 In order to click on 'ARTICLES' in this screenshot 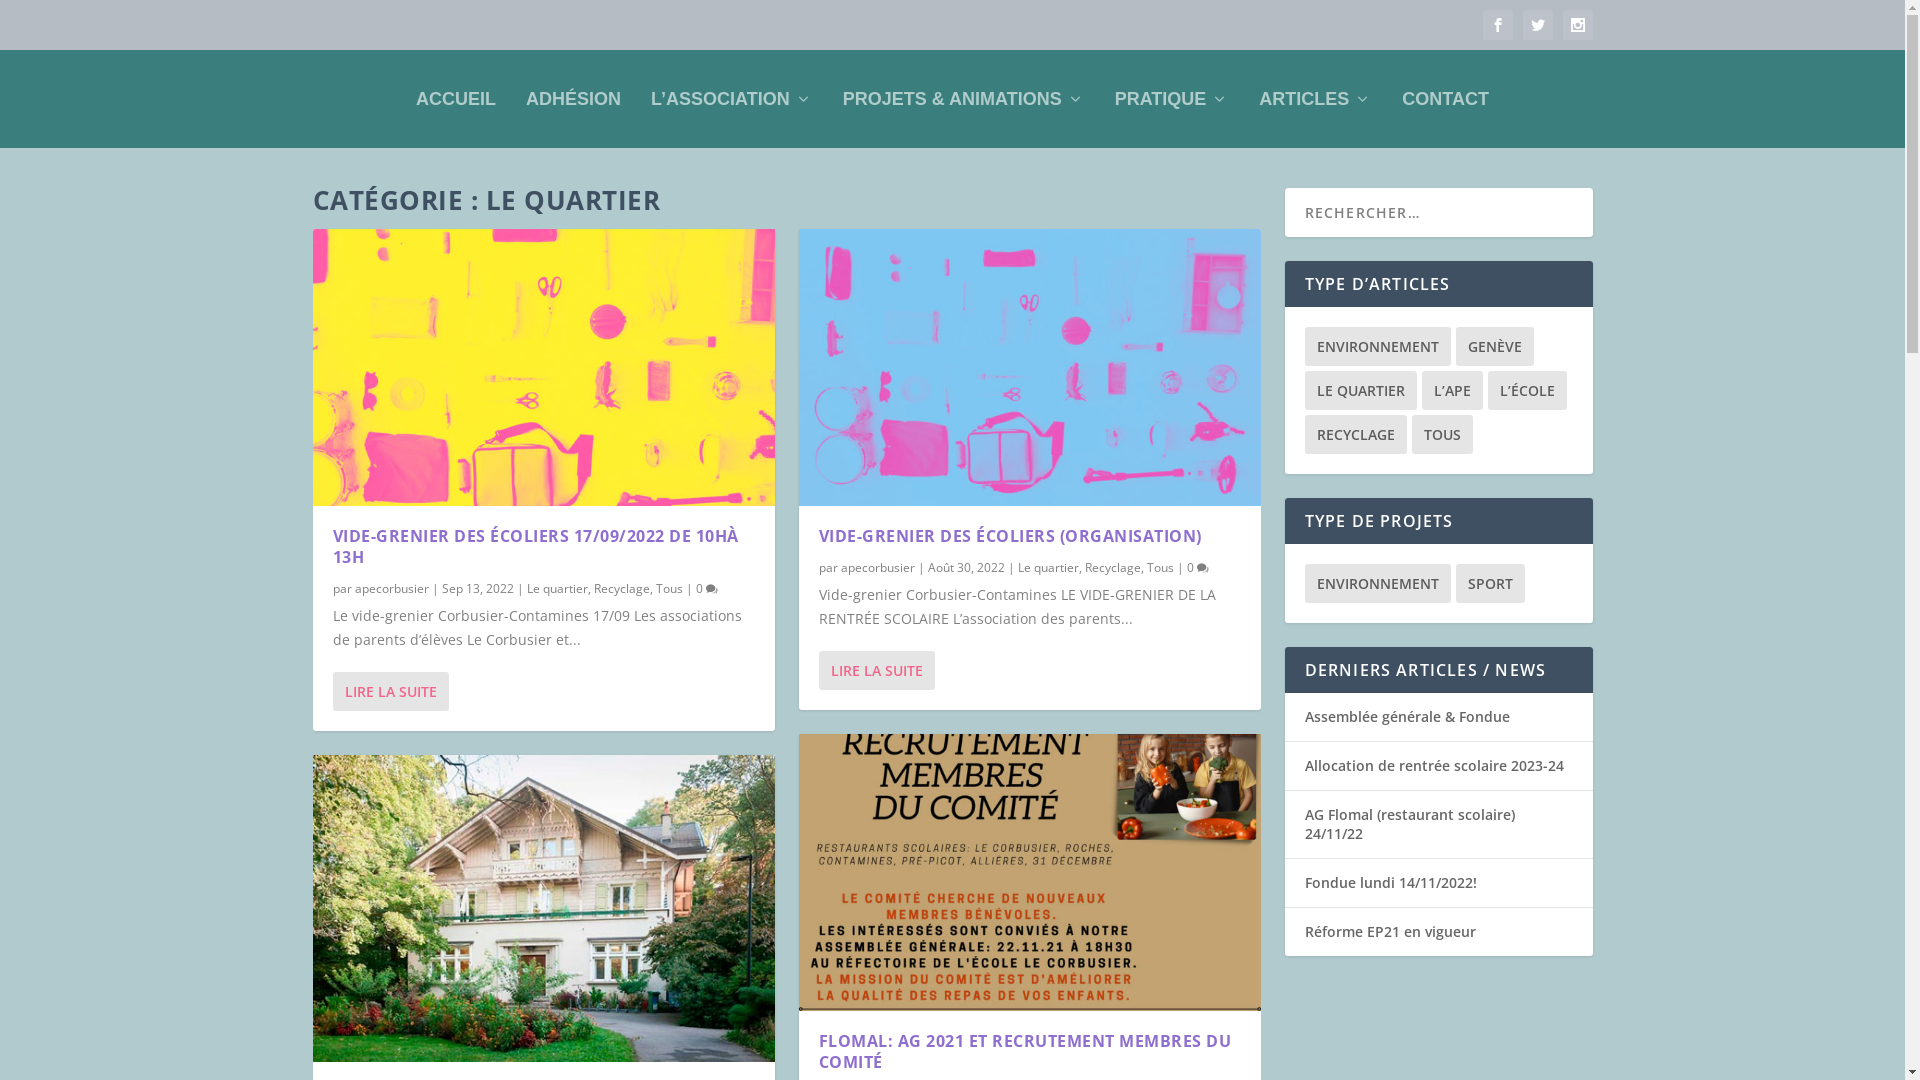, I will do `click(1257, 99)`.